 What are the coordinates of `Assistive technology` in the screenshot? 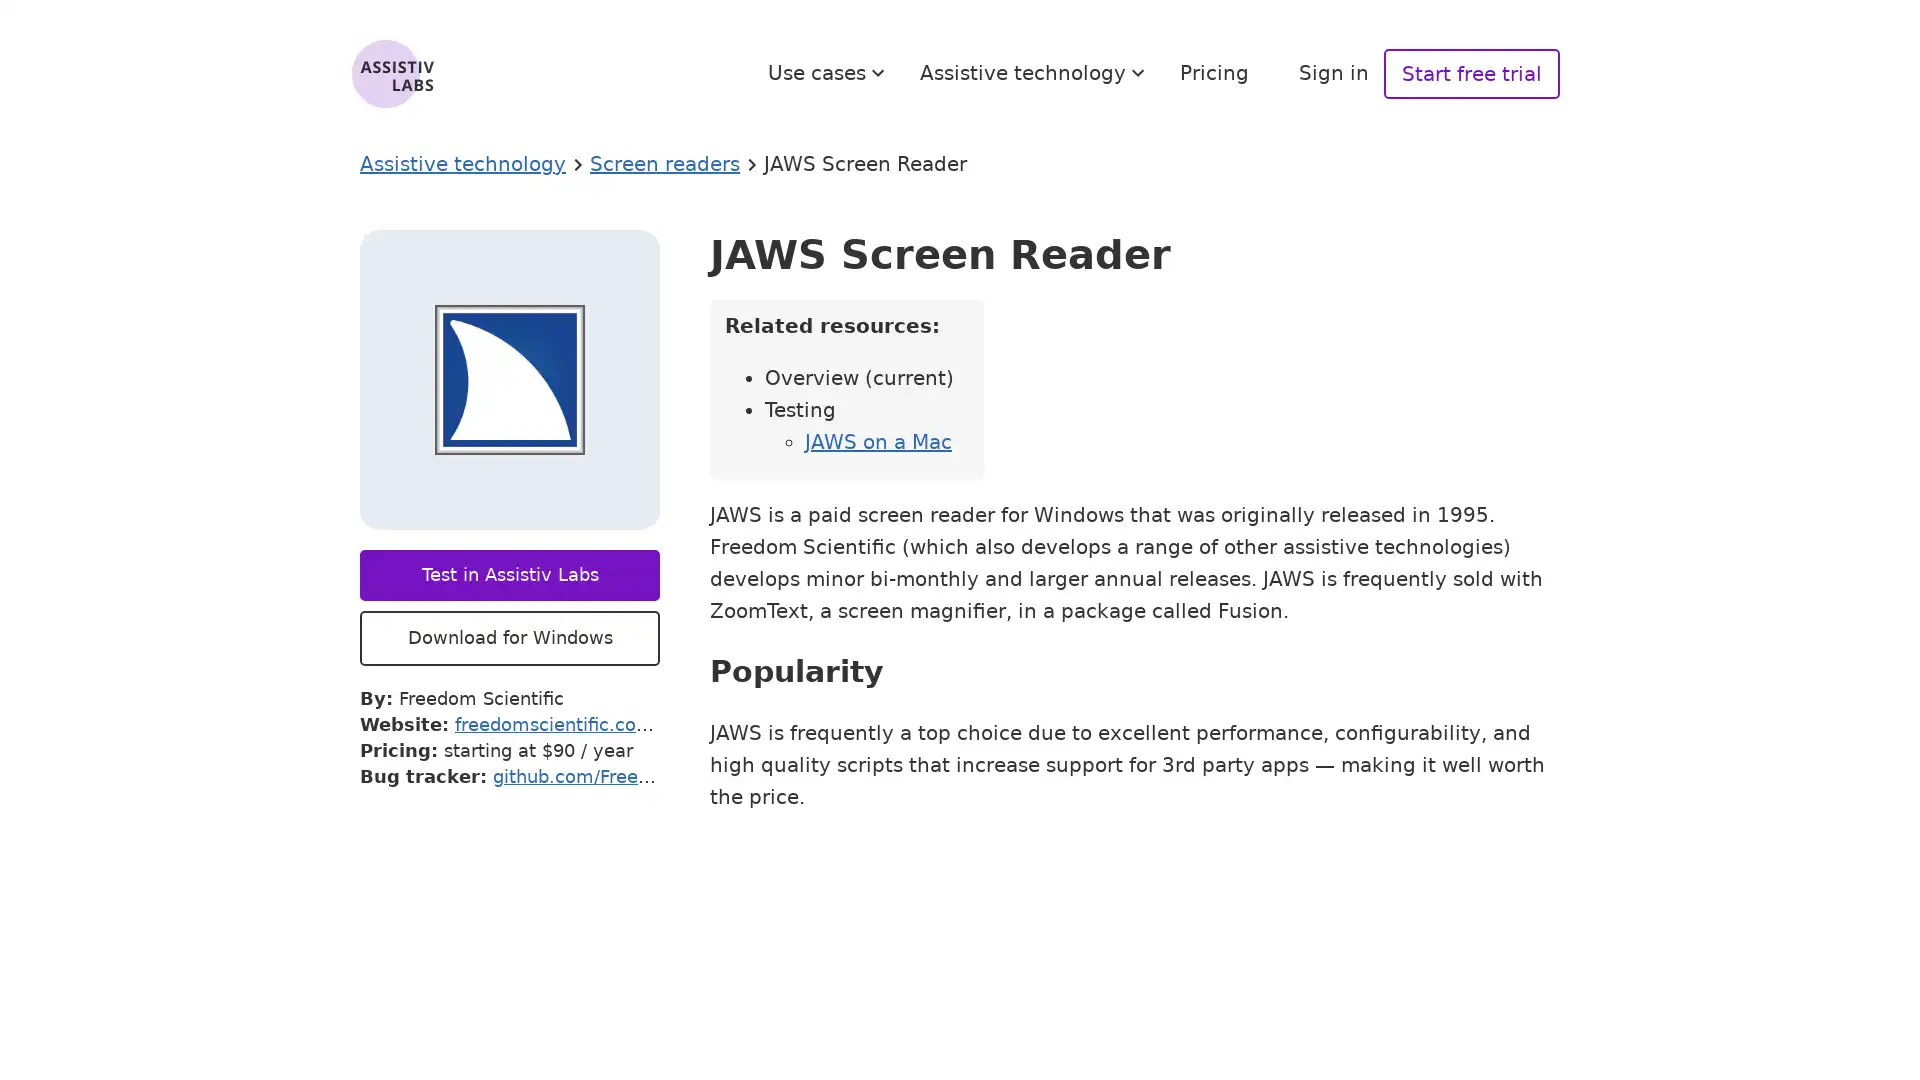 It's located at (1035, 72).